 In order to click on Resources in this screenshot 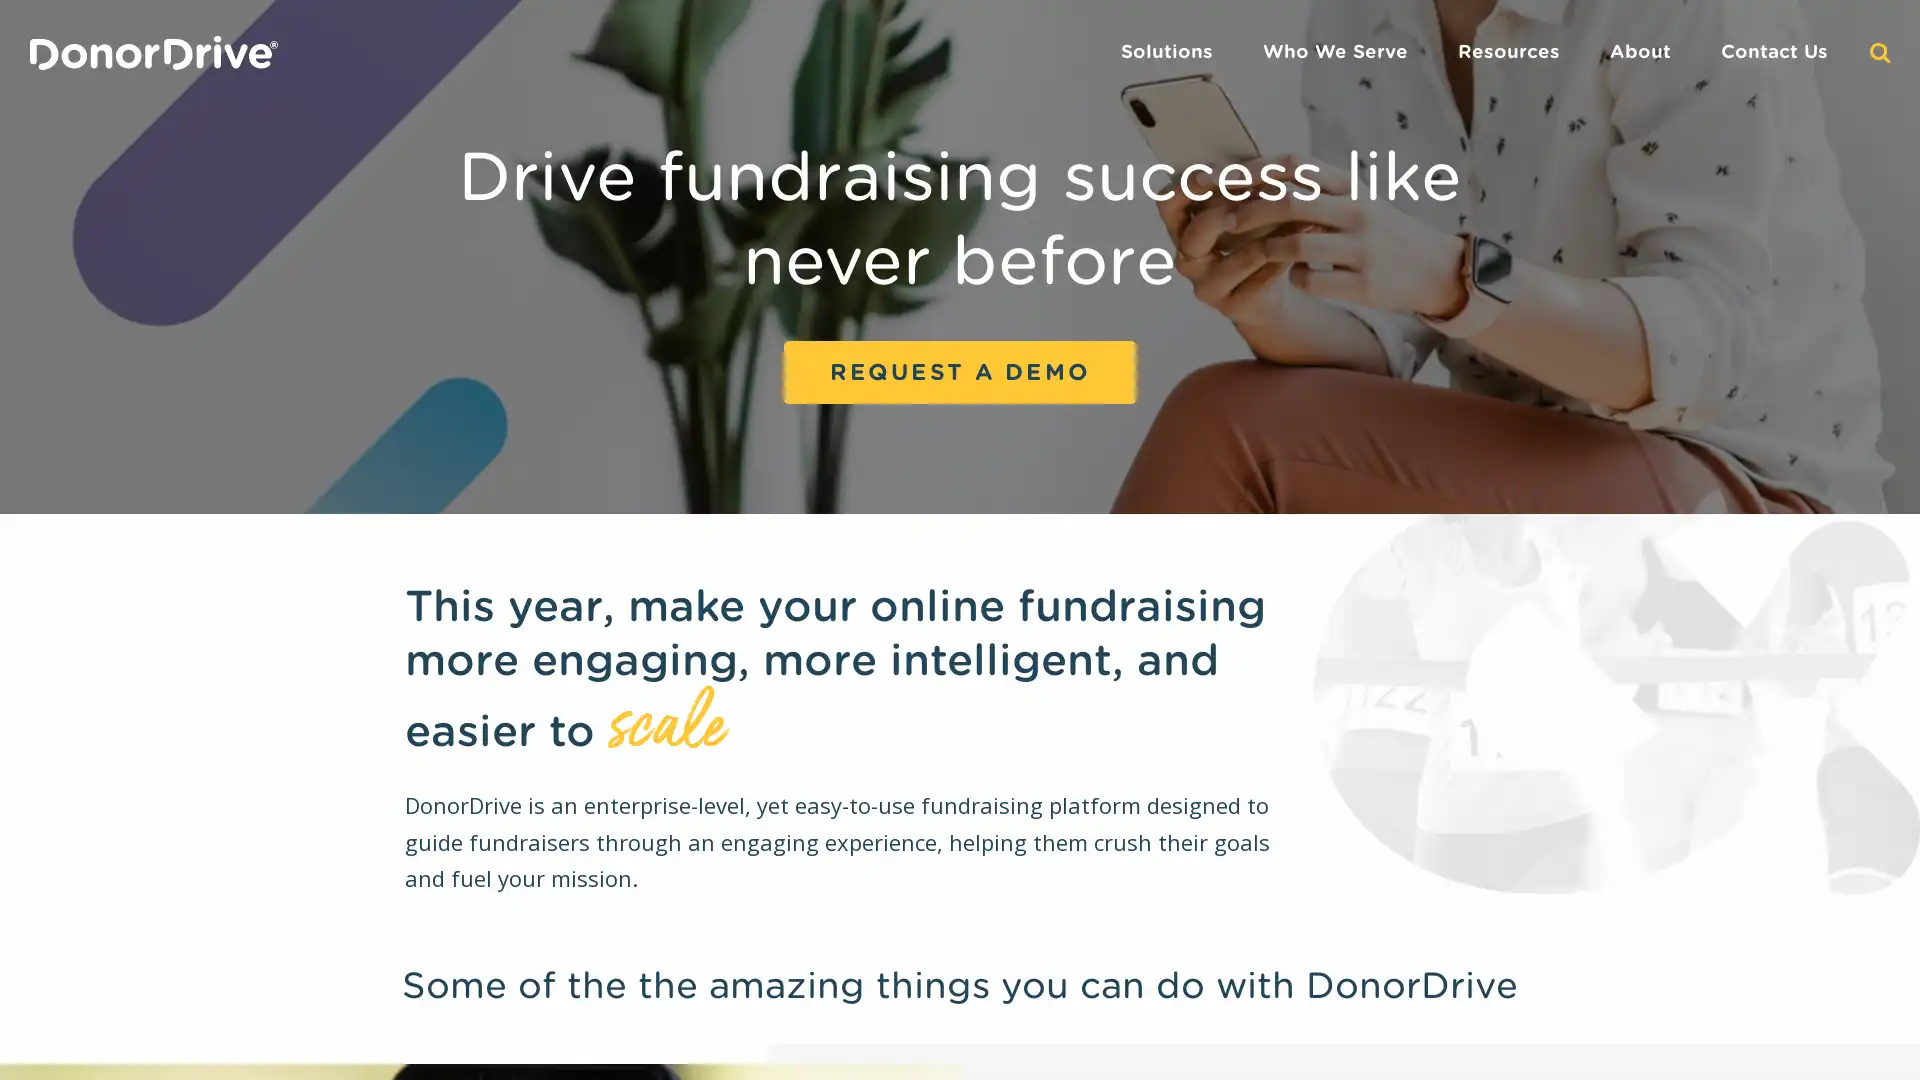, I will do `click(1508, 50)`.